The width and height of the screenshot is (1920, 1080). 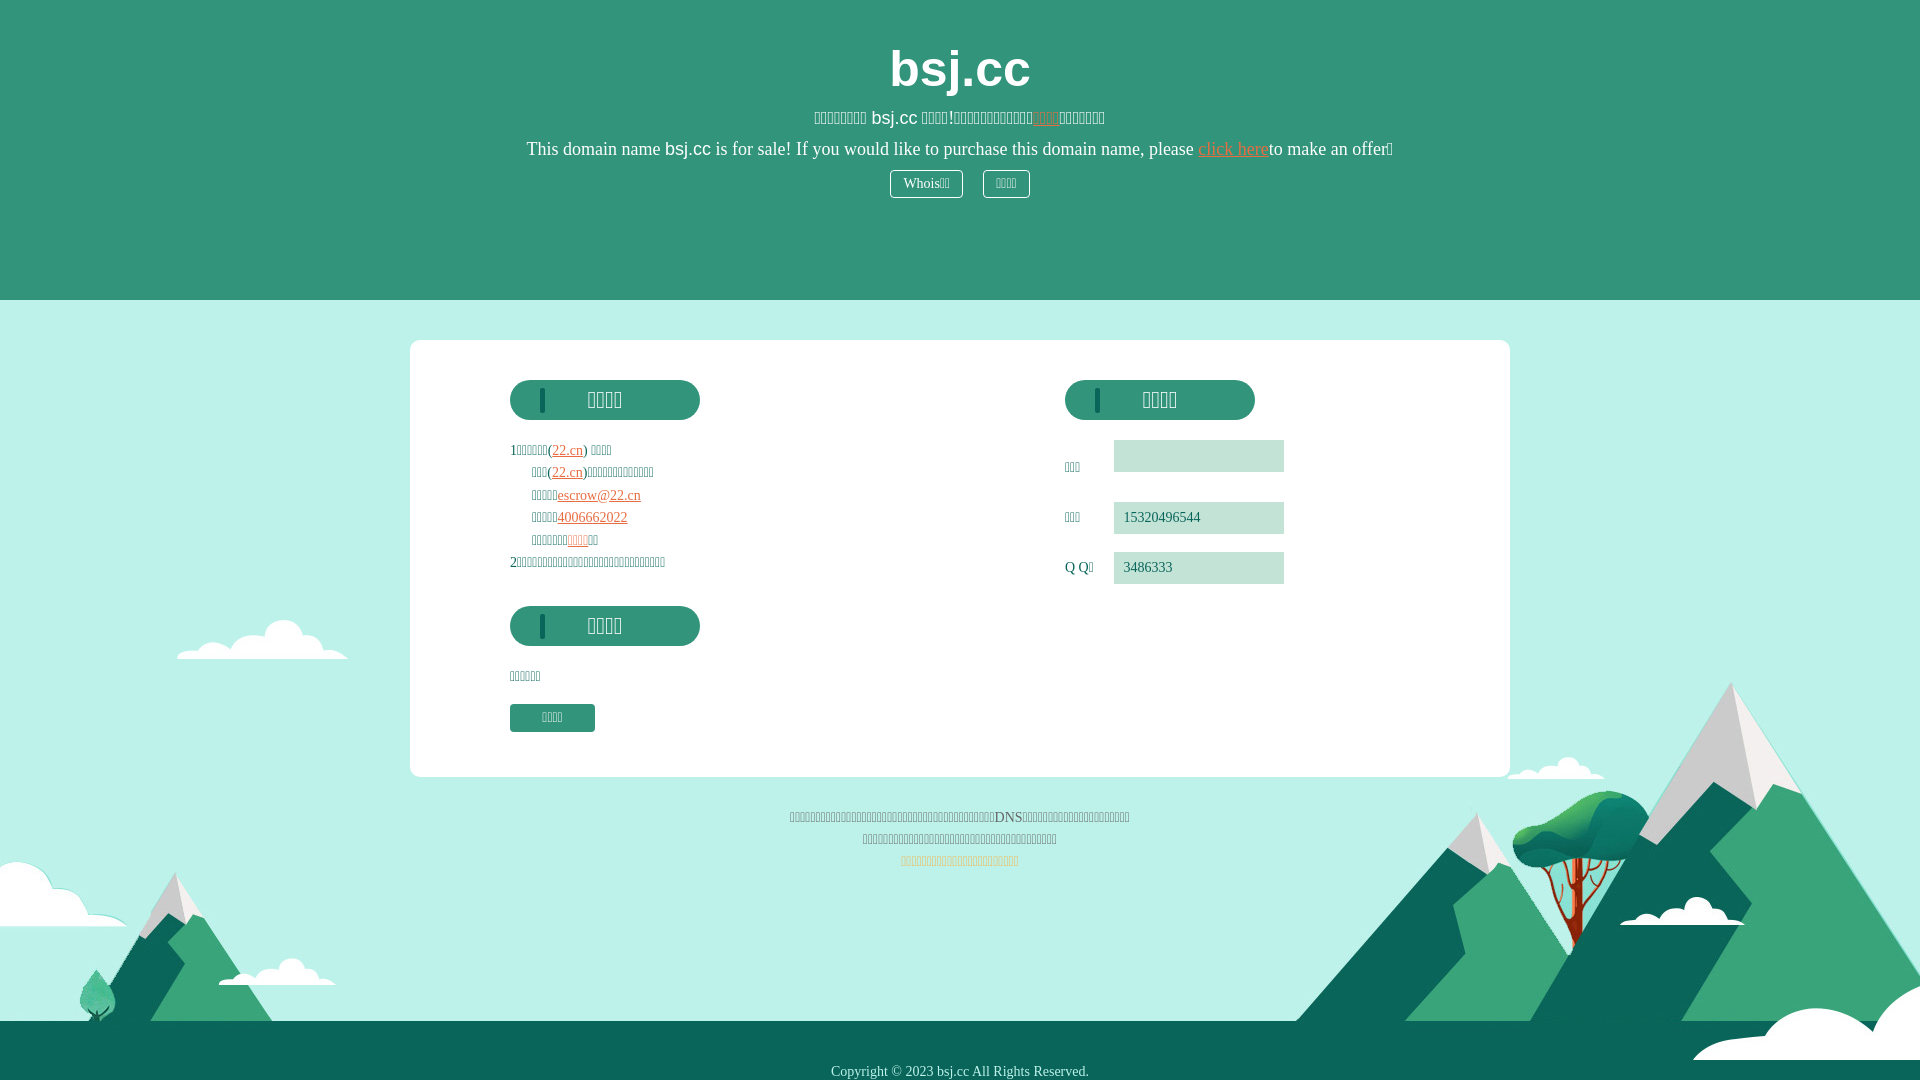 I want to click on '22.cn', so click(x=552, y=450).